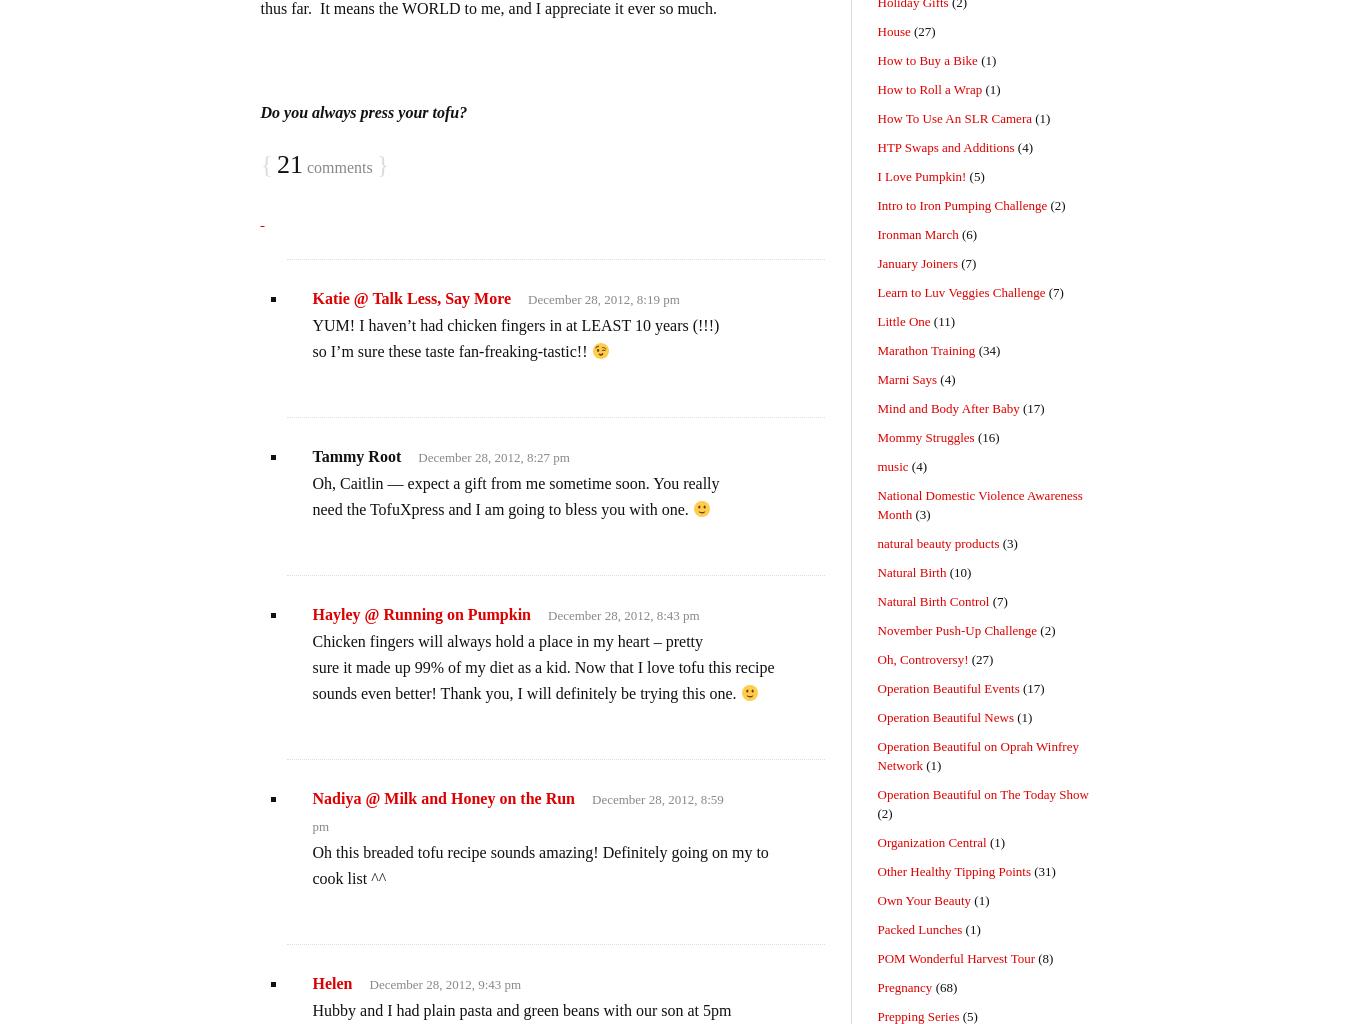  What do you see at coordinates (917, 263) in the screenshot?
I see `'January Joiners'` at bounding box center [917, 263].